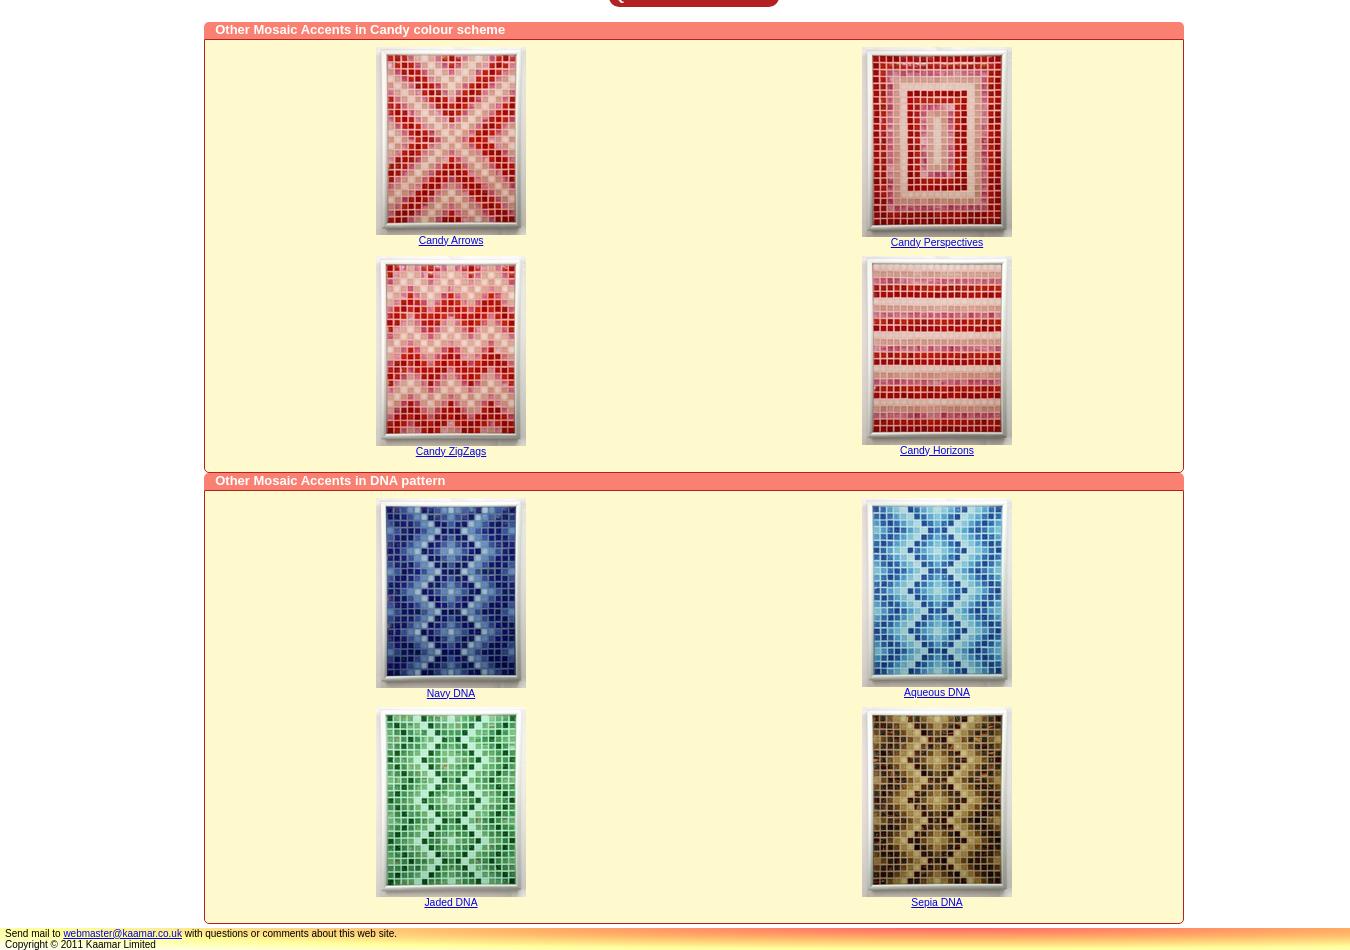 The width and height of the screenshot is (1350, 950). What do you see at coordinates (288, 931) in the screenshot?
I see `'with questions or comments about this web site.'` at bounding box center [288, 931].